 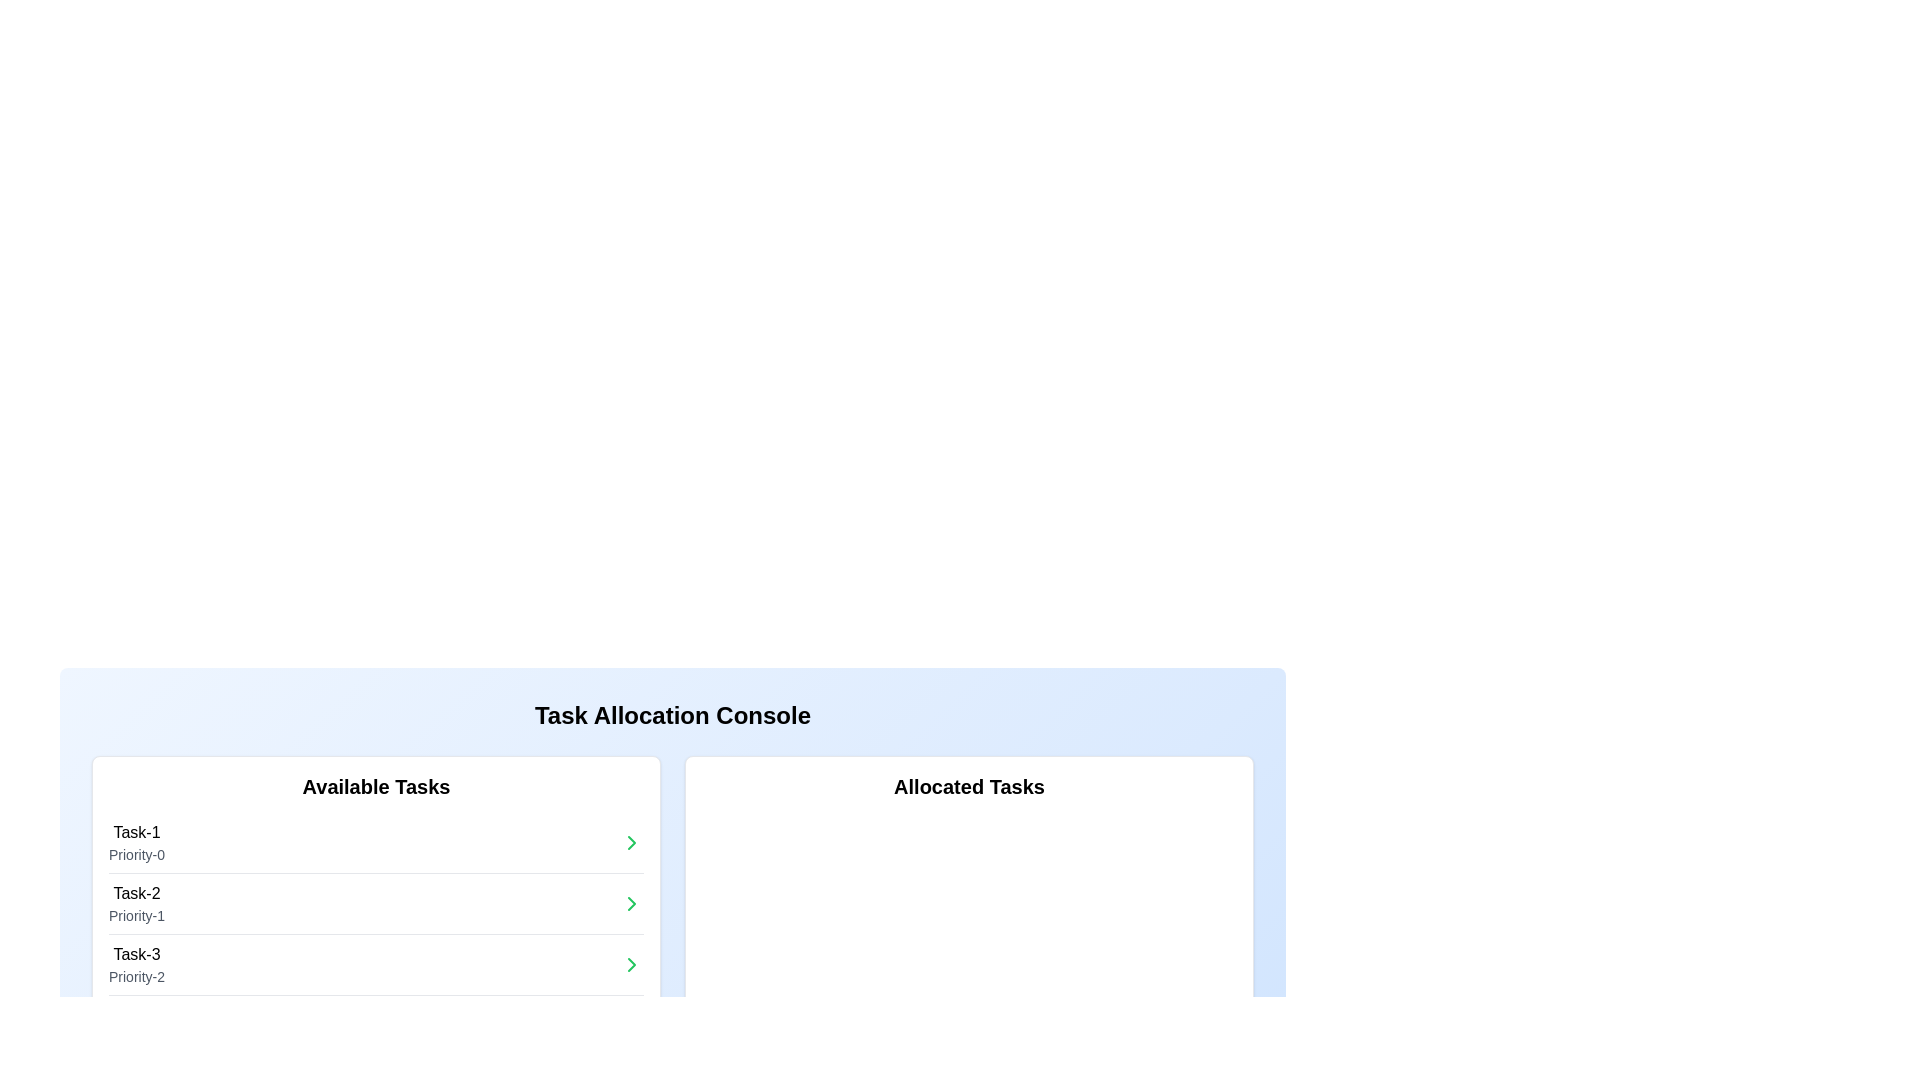 I want to click on the second rightward-pointing chevron icon next to 'Task-2 Priority-1' in the 'Available Tasks' panel, so click(x=631, y=843).